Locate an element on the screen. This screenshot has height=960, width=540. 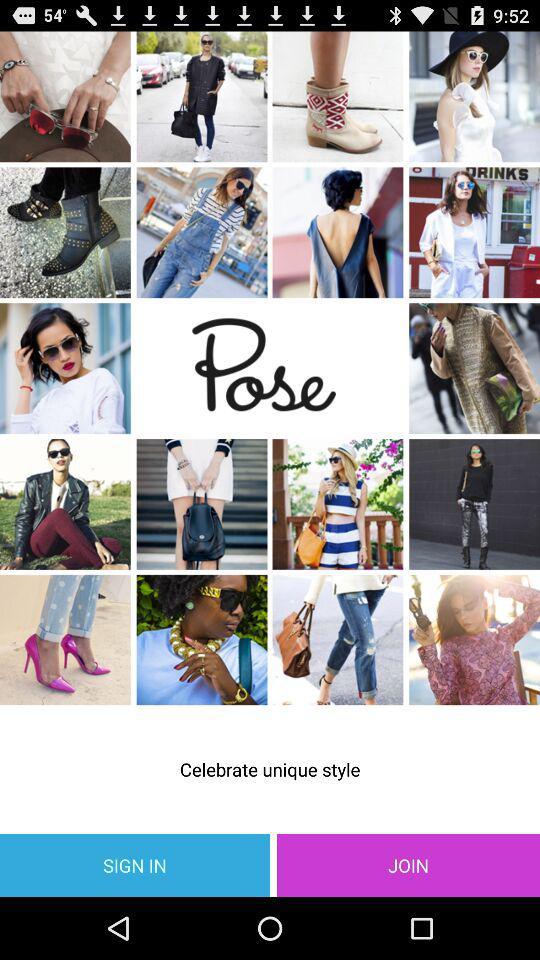
app below celebrate unique style icon is located at coordinates (135, 864).